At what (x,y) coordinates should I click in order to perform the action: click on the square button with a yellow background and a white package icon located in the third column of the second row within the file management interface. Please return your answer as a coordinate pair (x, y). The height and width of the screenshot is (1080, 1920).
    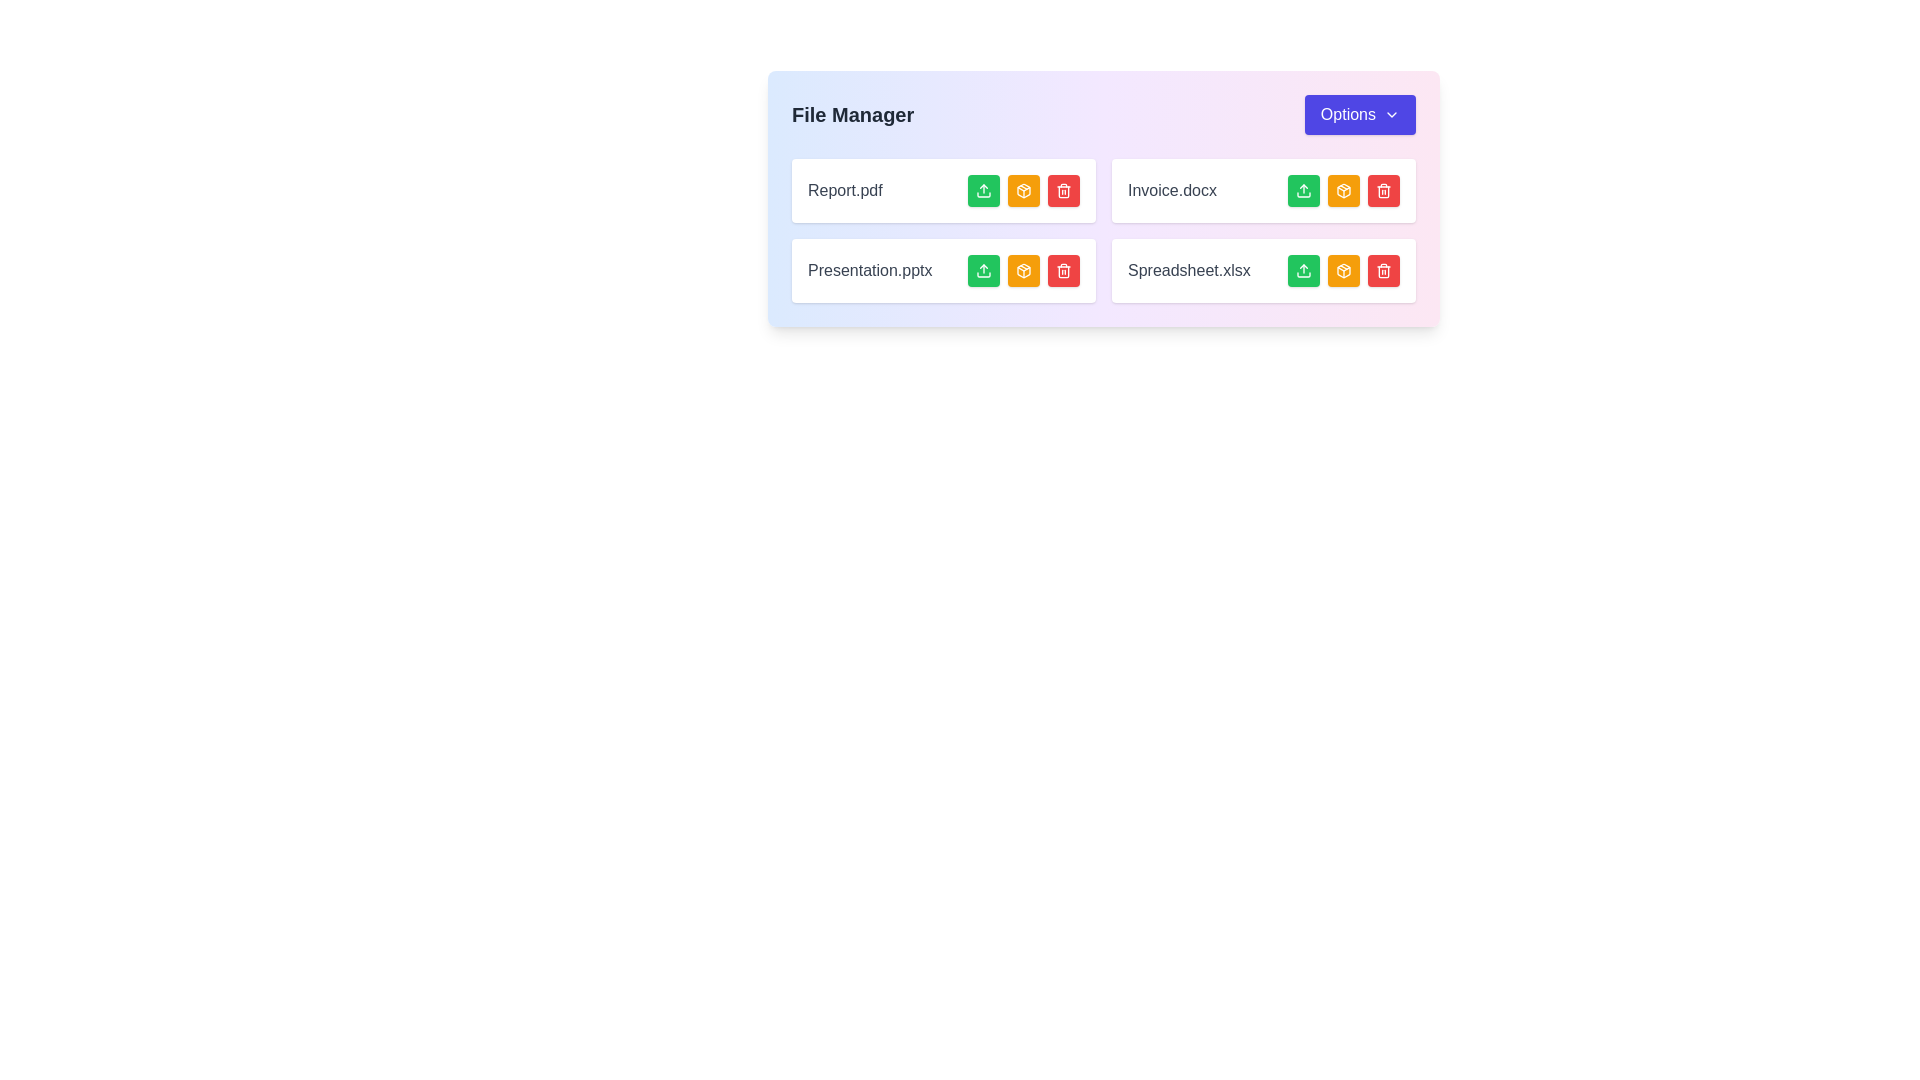
    Looking at the image, I should click on (1023, 270).